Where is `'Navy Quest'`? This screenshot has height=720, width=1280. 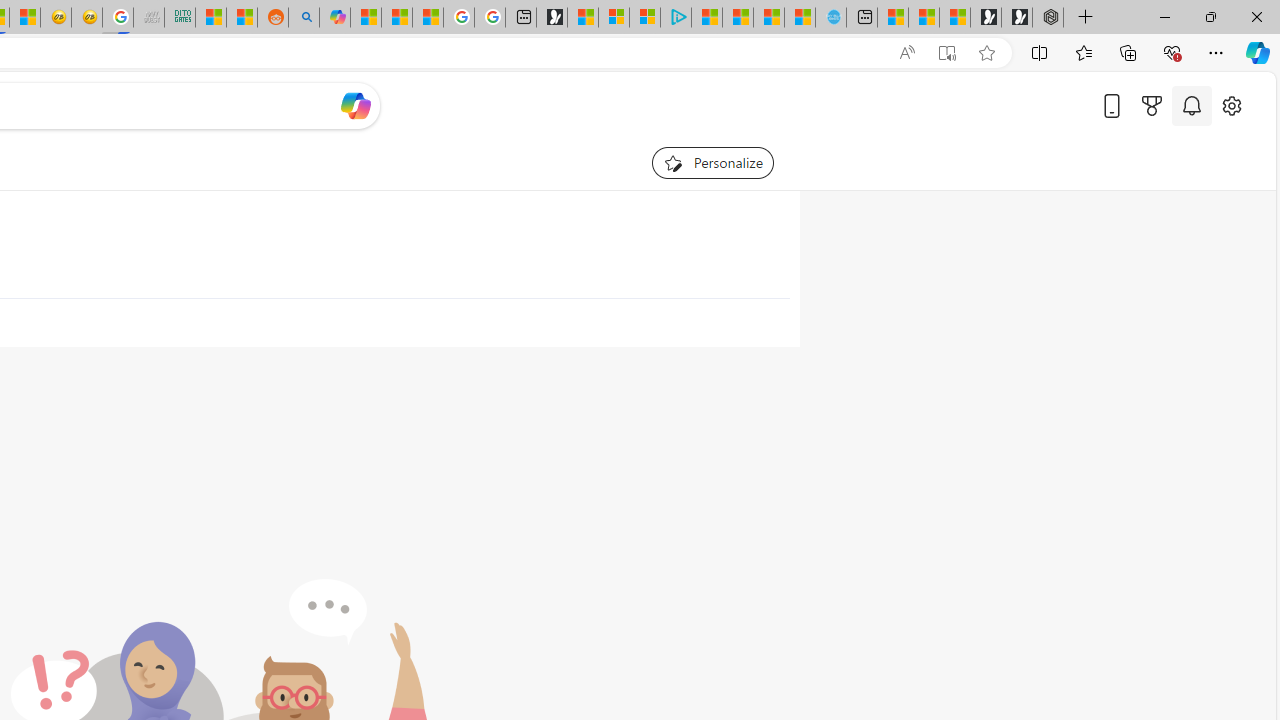 'Navy Quest' is located at coordinates (148, 17).